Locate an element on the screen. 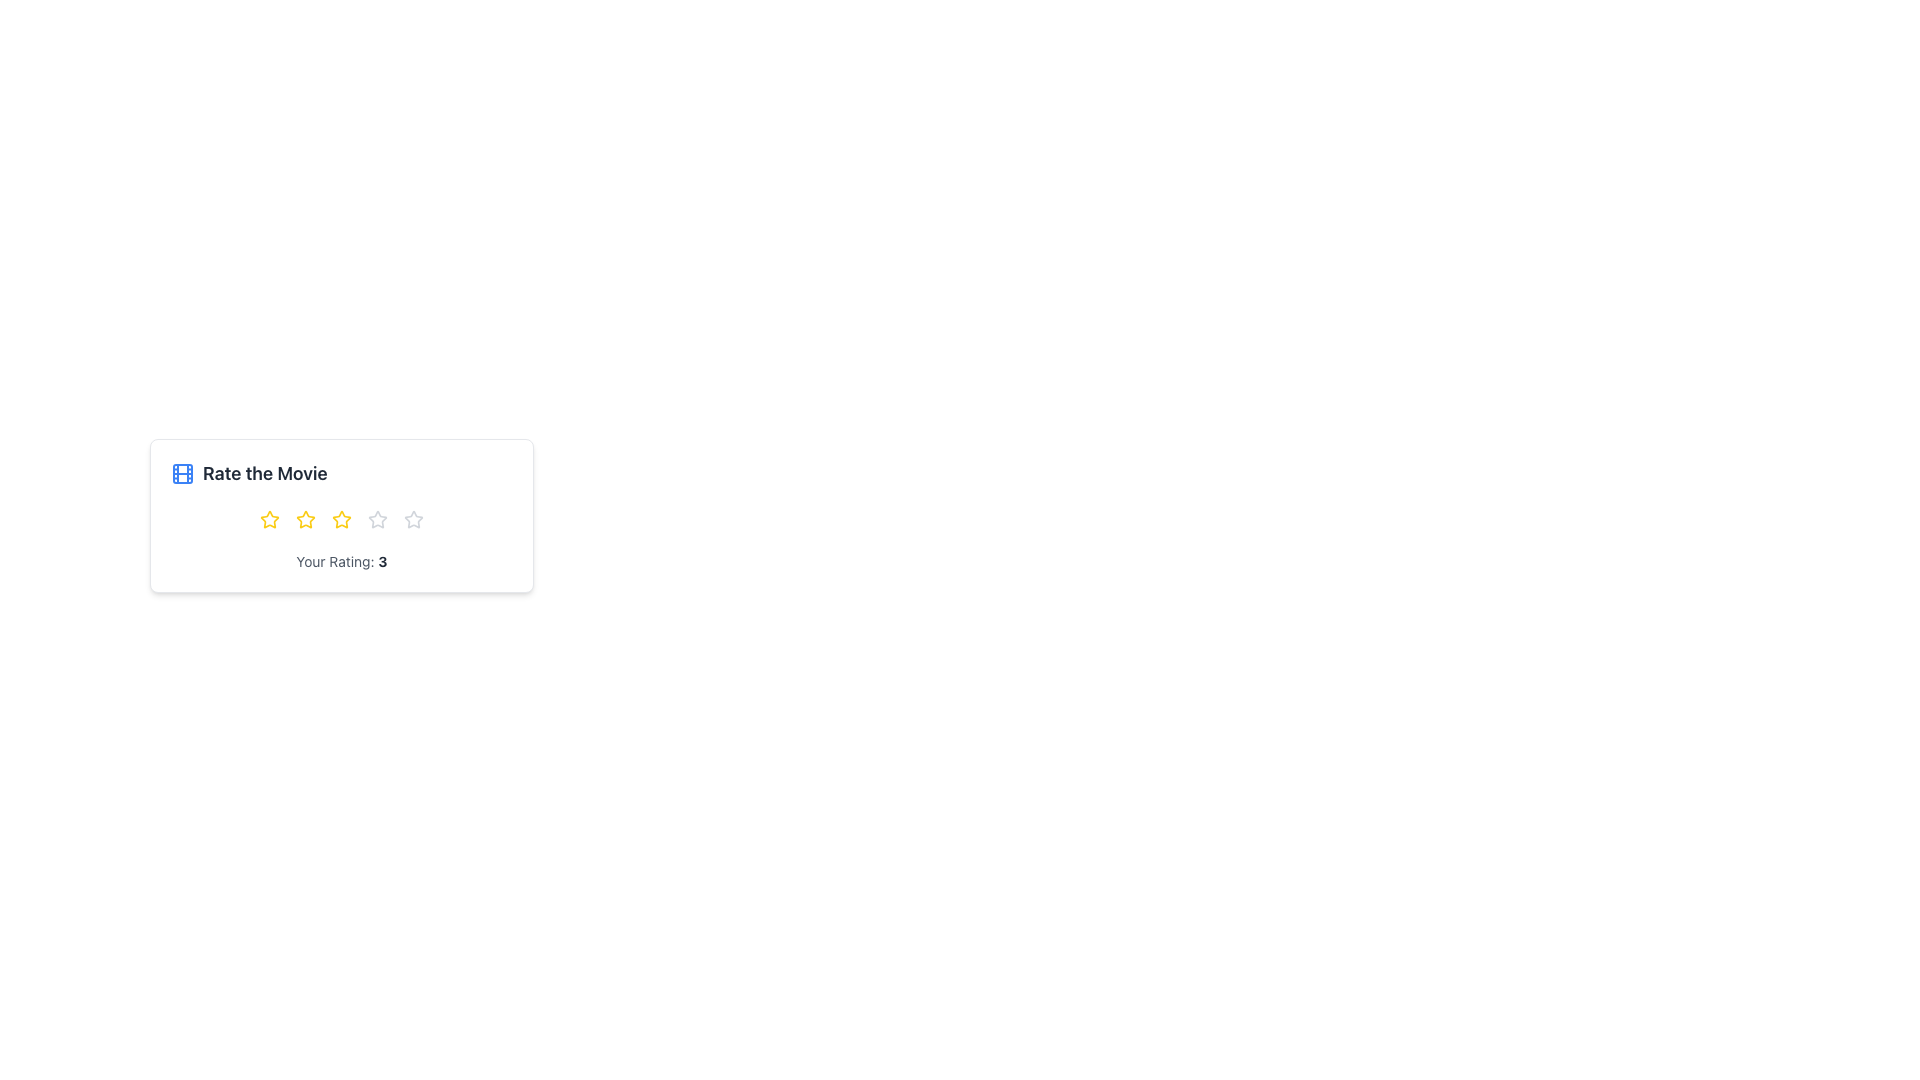 This screenshot has height=1080, width=1920. the fifth star icon in the rating system under the 'Rate the Movie' label is located at coordinates (412, 519).